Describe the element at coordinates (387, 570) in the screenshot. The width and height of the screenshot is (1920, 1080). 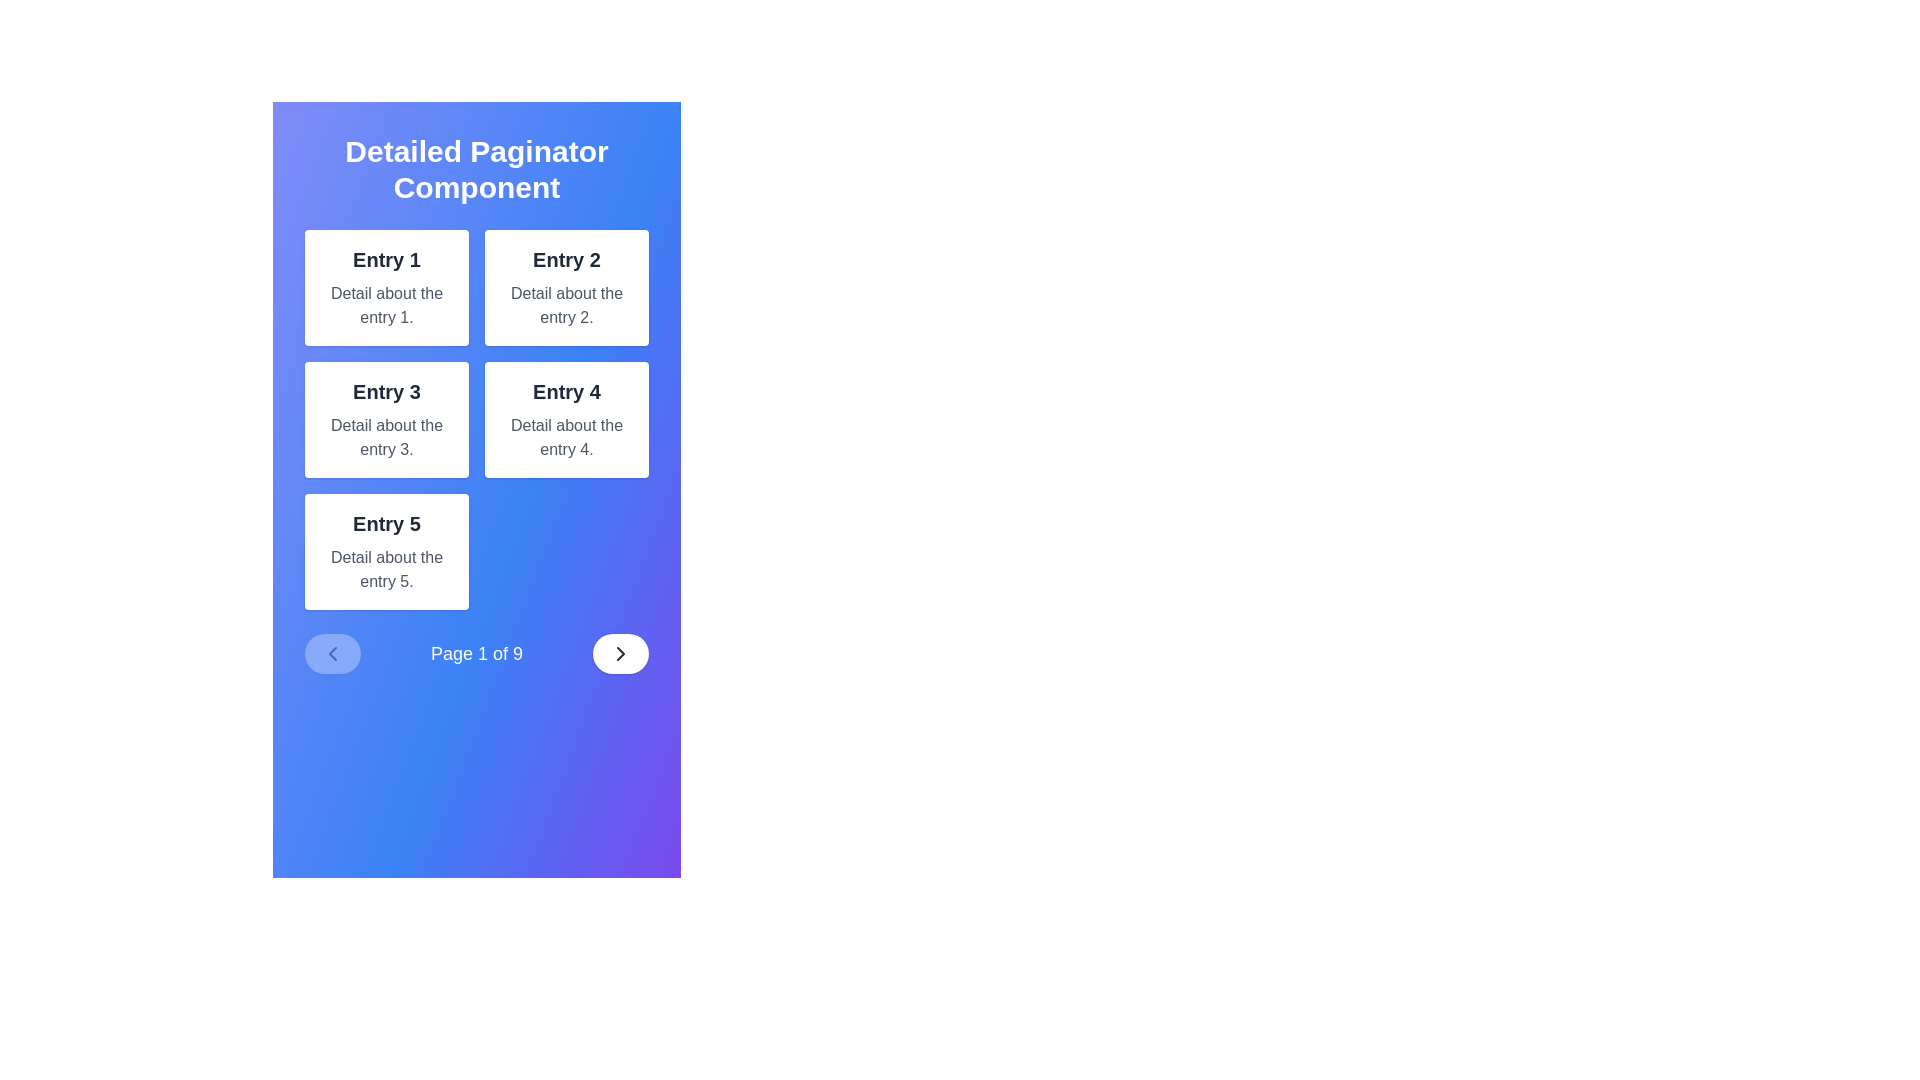
I see `the text label displaying 'Detail about the entry 5.', which is styled in gray and located beneath the heading 'Entry 5' within the card at the lower-left corner of the grid layout` at that location.